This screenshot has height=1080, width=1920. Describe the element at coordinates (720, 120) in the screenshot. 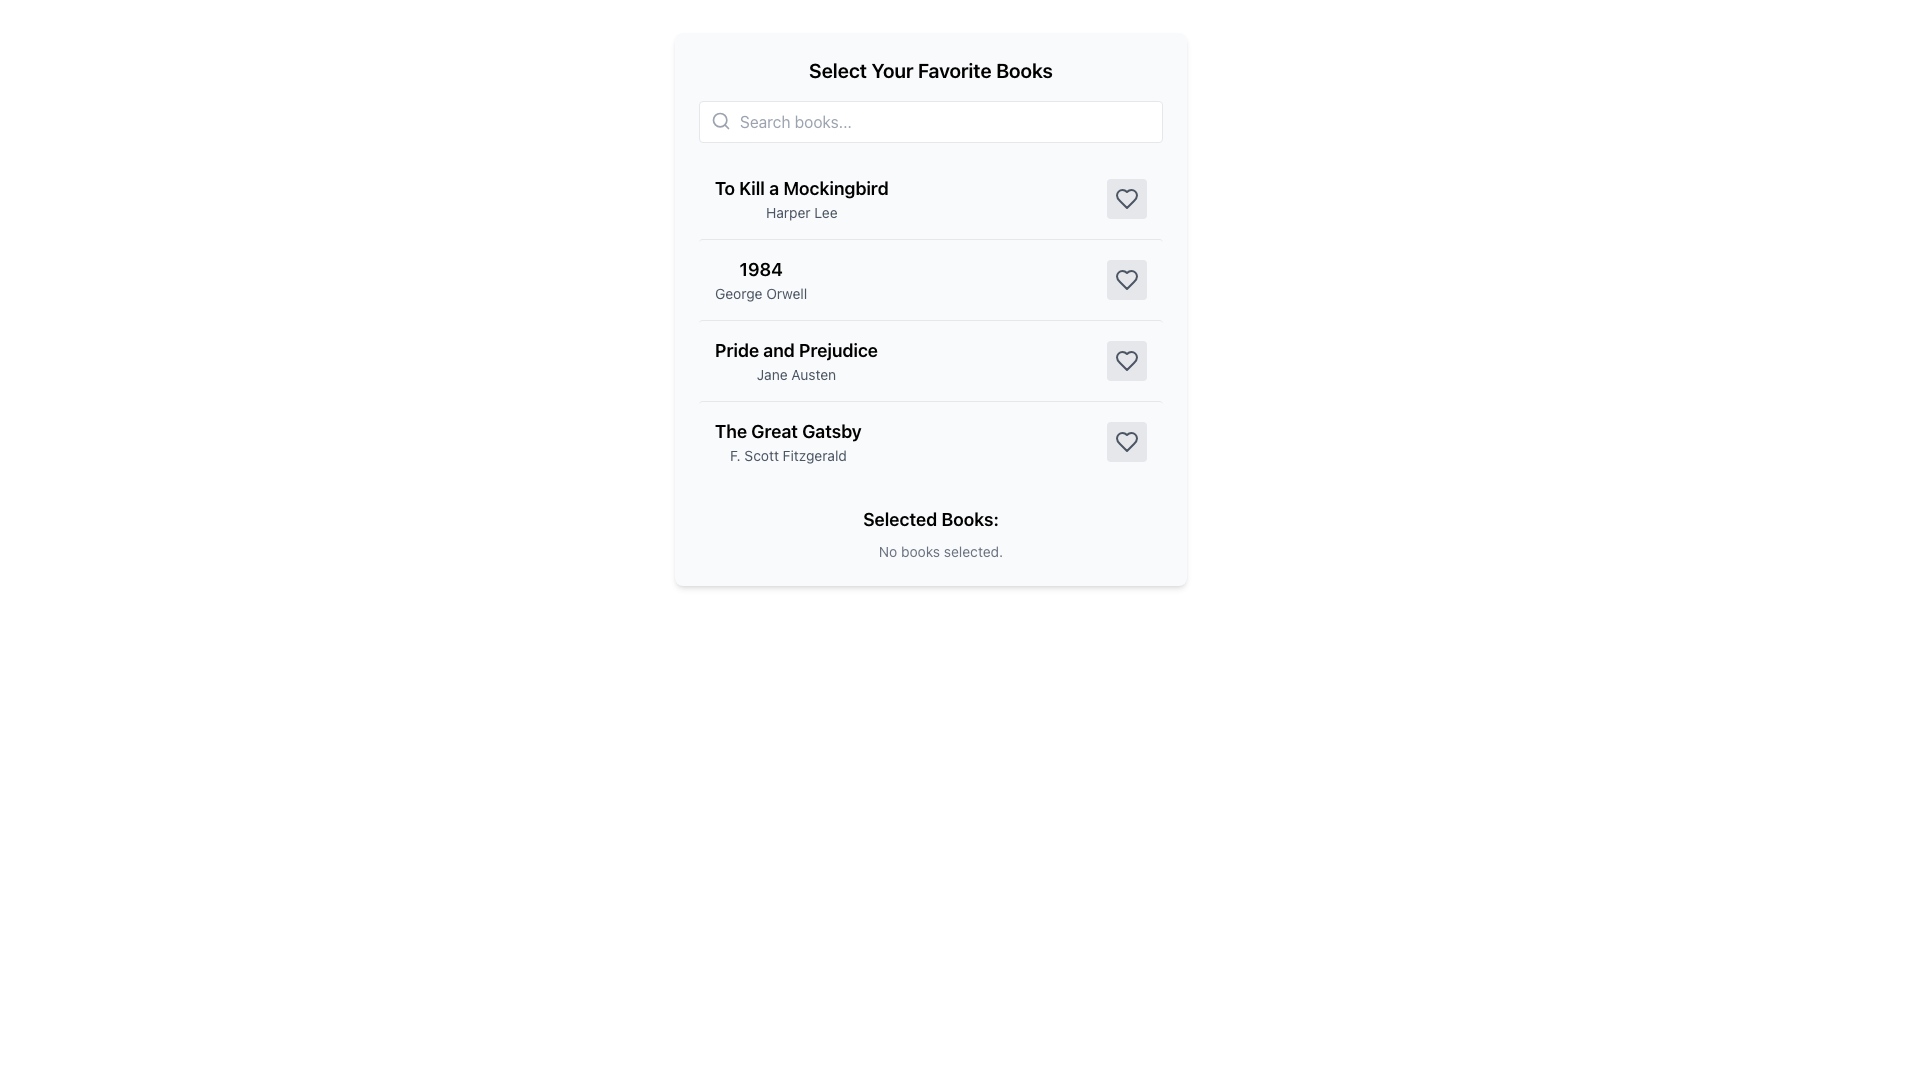

I see `the search icon, which is a circular magnifying glass located to the left of the search input field with the placeholder text 'Search books...'` at that location.